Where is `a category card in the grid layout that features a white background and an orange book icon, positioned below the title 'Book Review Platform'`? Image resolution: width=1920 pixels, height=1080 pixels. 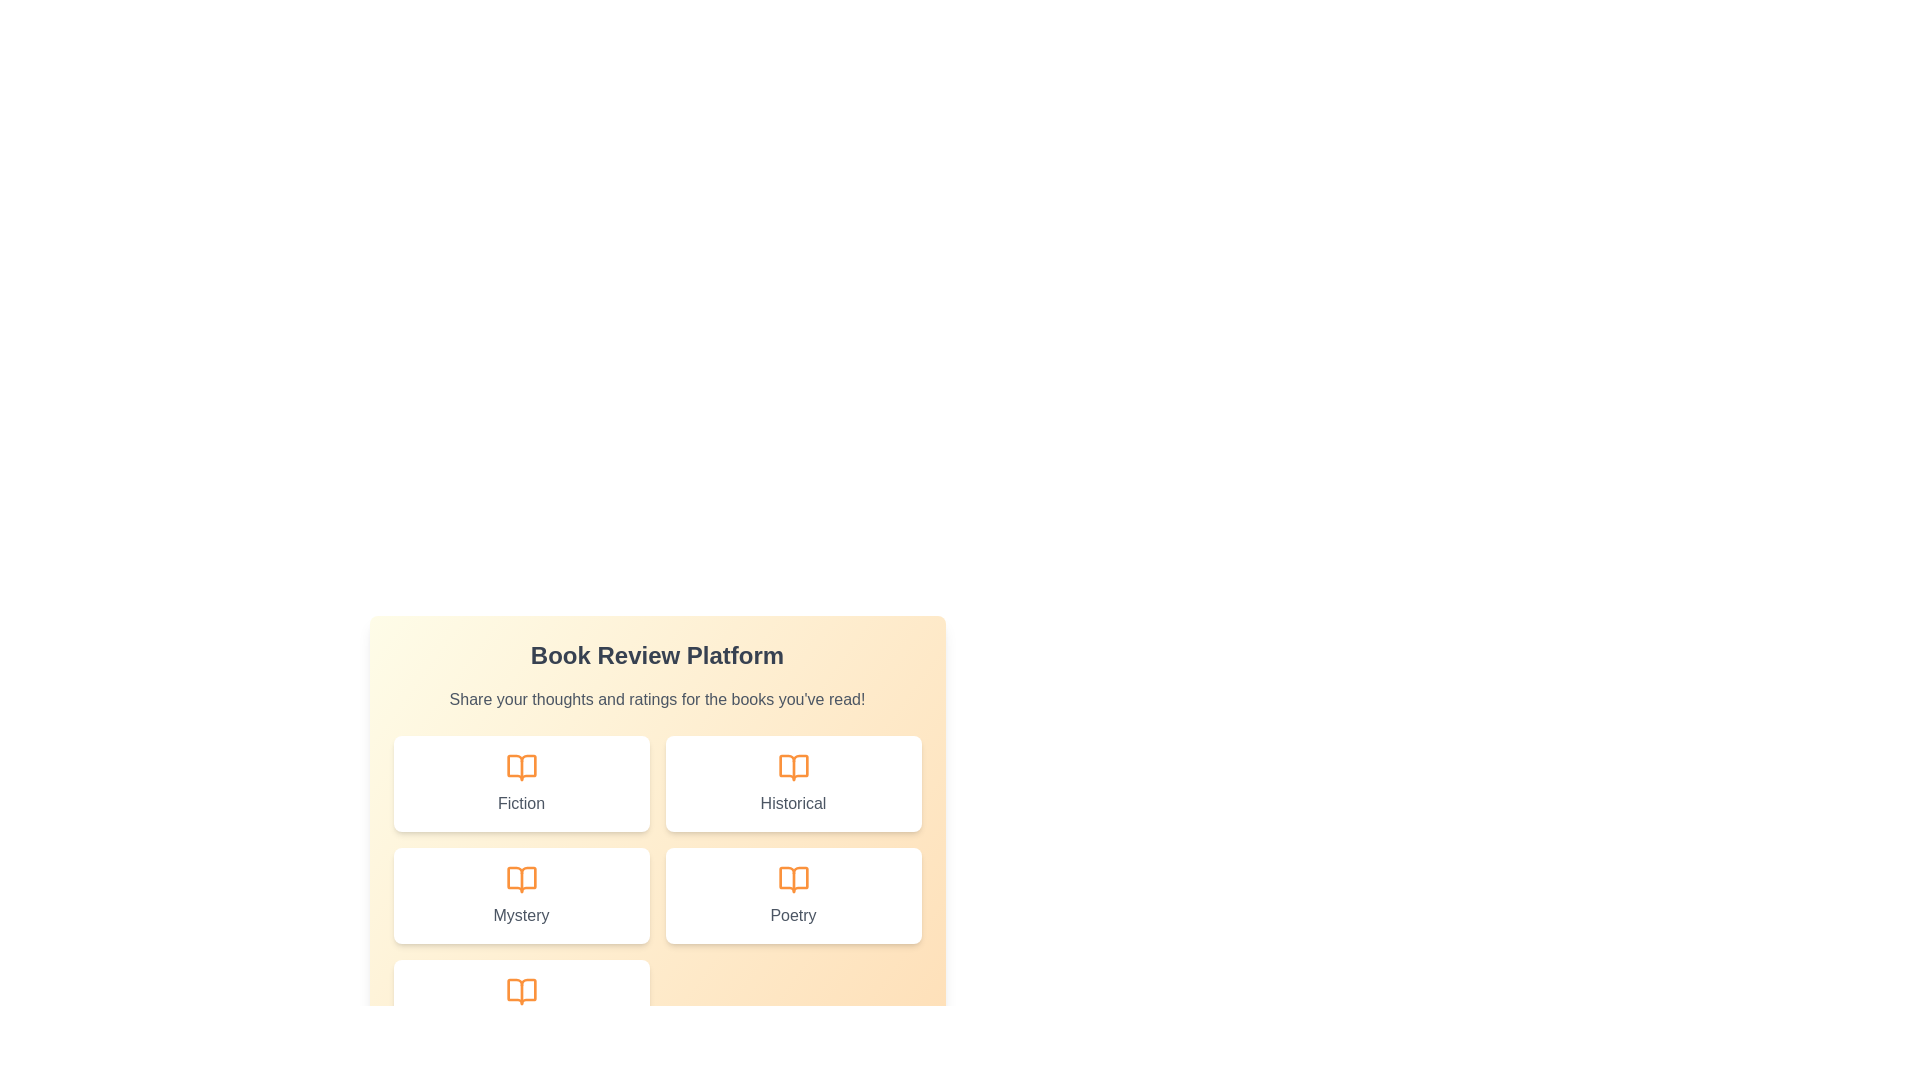
a category card in the grid layout that features a white background and an orange book icon, positioned below the title 'Book Review Platform' is located at coordinates (657, 894).